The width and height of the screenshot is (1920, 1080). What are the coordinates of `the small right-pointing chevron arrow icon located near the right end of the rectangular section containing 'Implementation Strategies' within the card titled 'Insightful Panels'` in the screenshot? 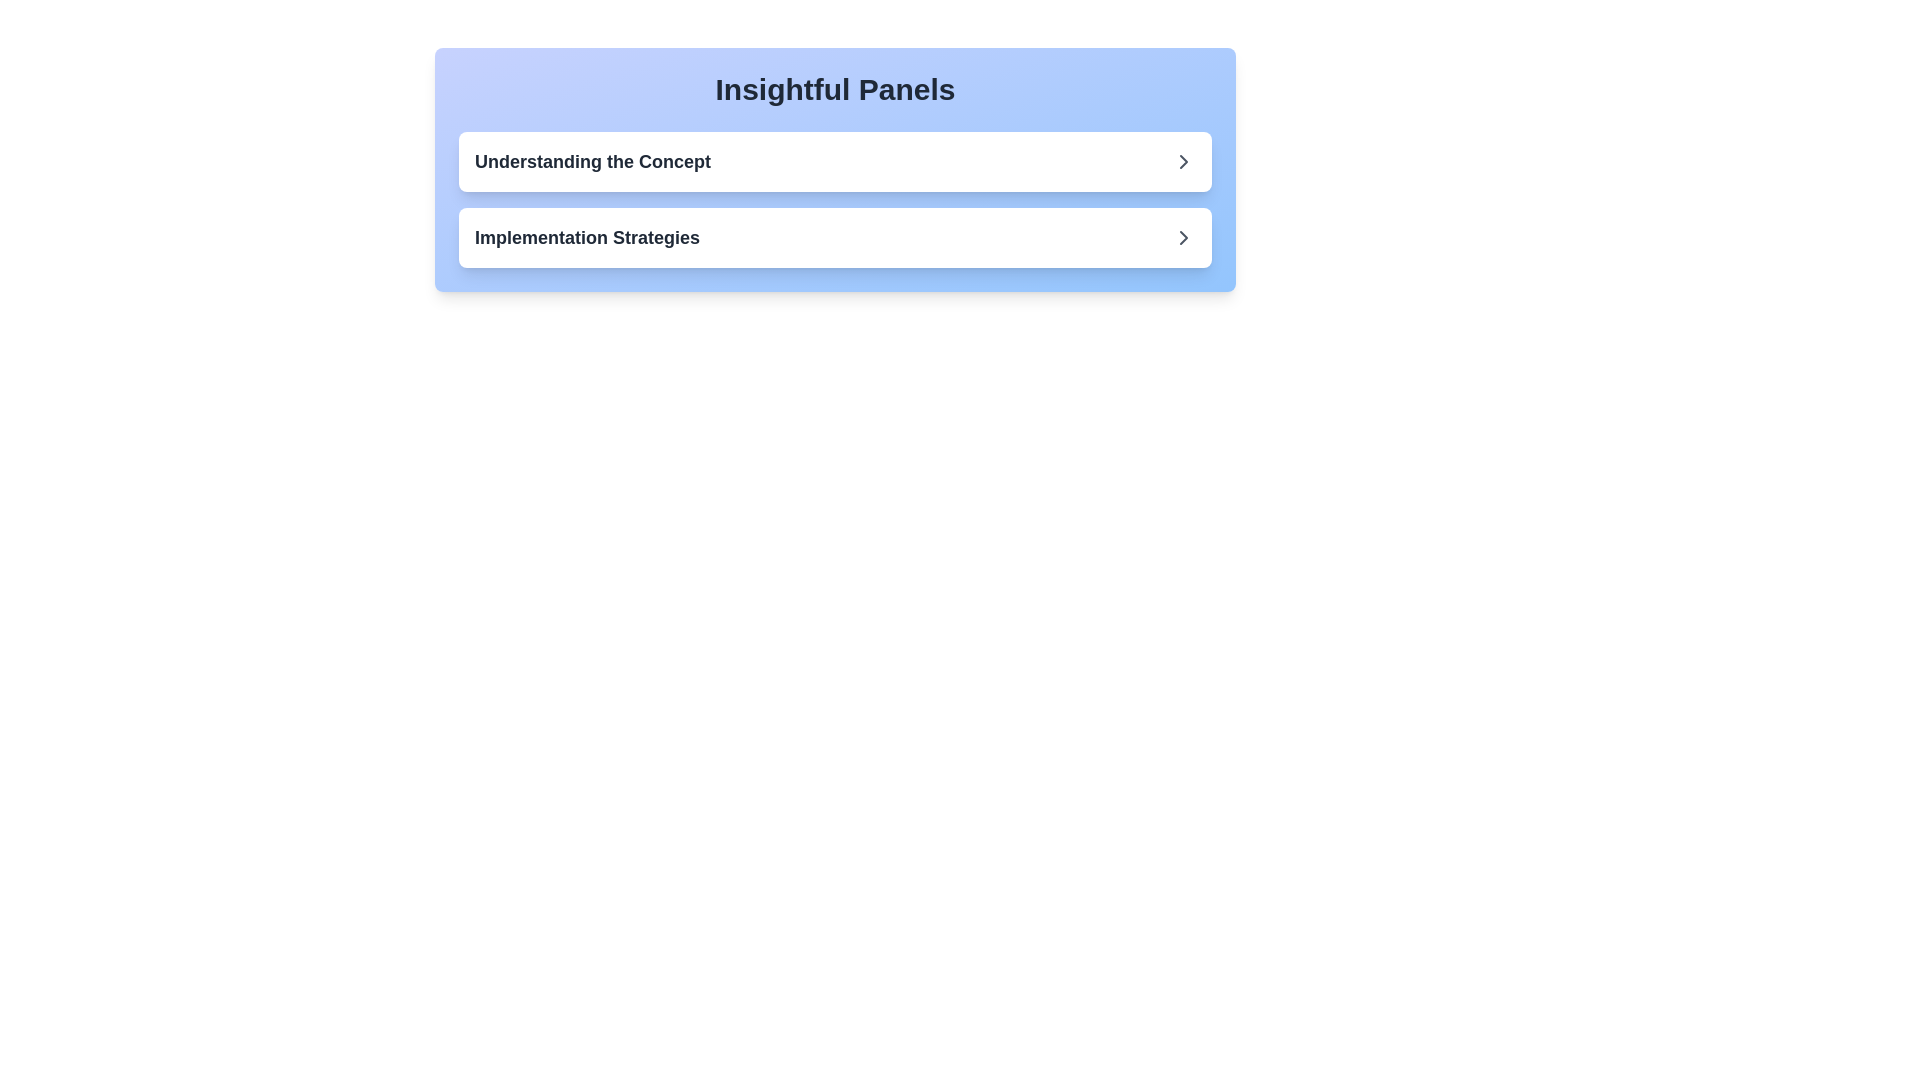 It's located at (1184, 237).